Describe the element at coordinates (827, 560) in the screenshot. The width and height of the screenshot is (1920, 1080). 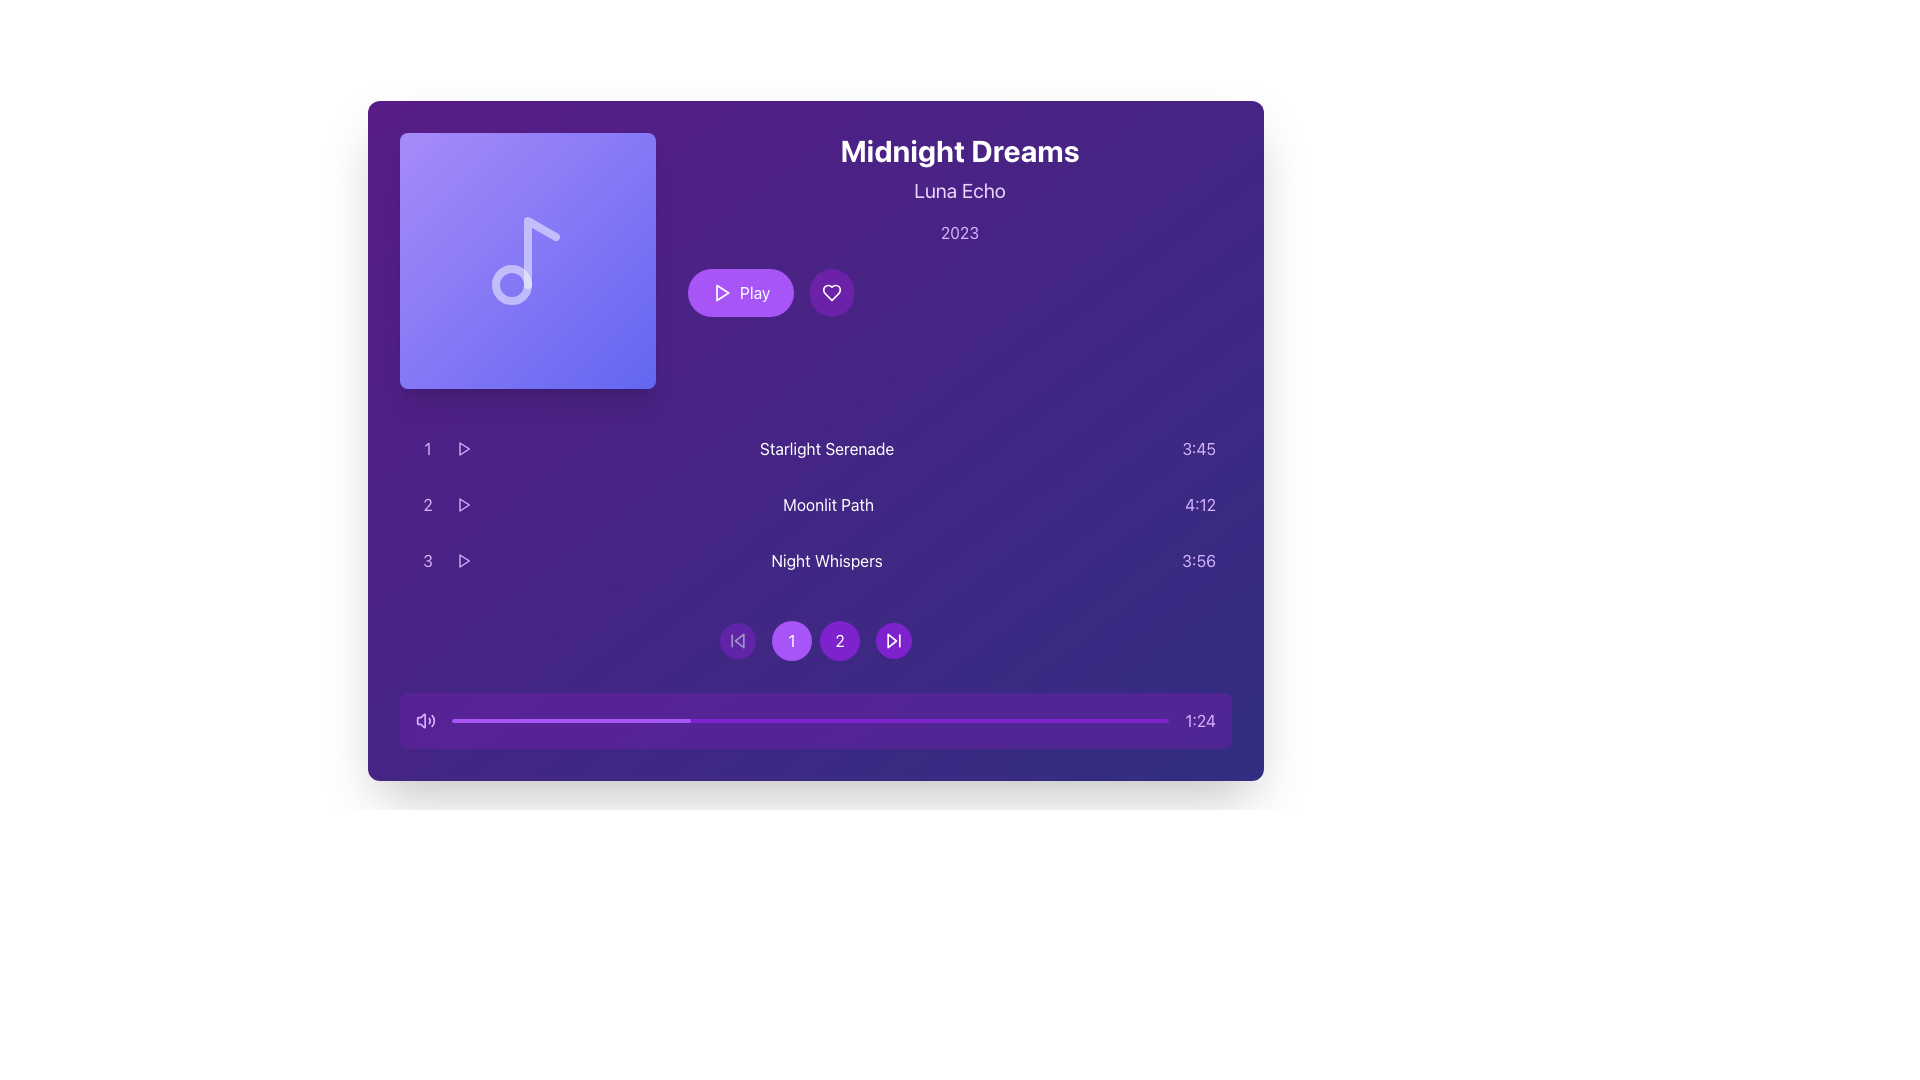
I see `the title label for the song 'Night Whispers' located in the third row of the song list, which is centrally aligned between the play icon and the song duration` at that location.